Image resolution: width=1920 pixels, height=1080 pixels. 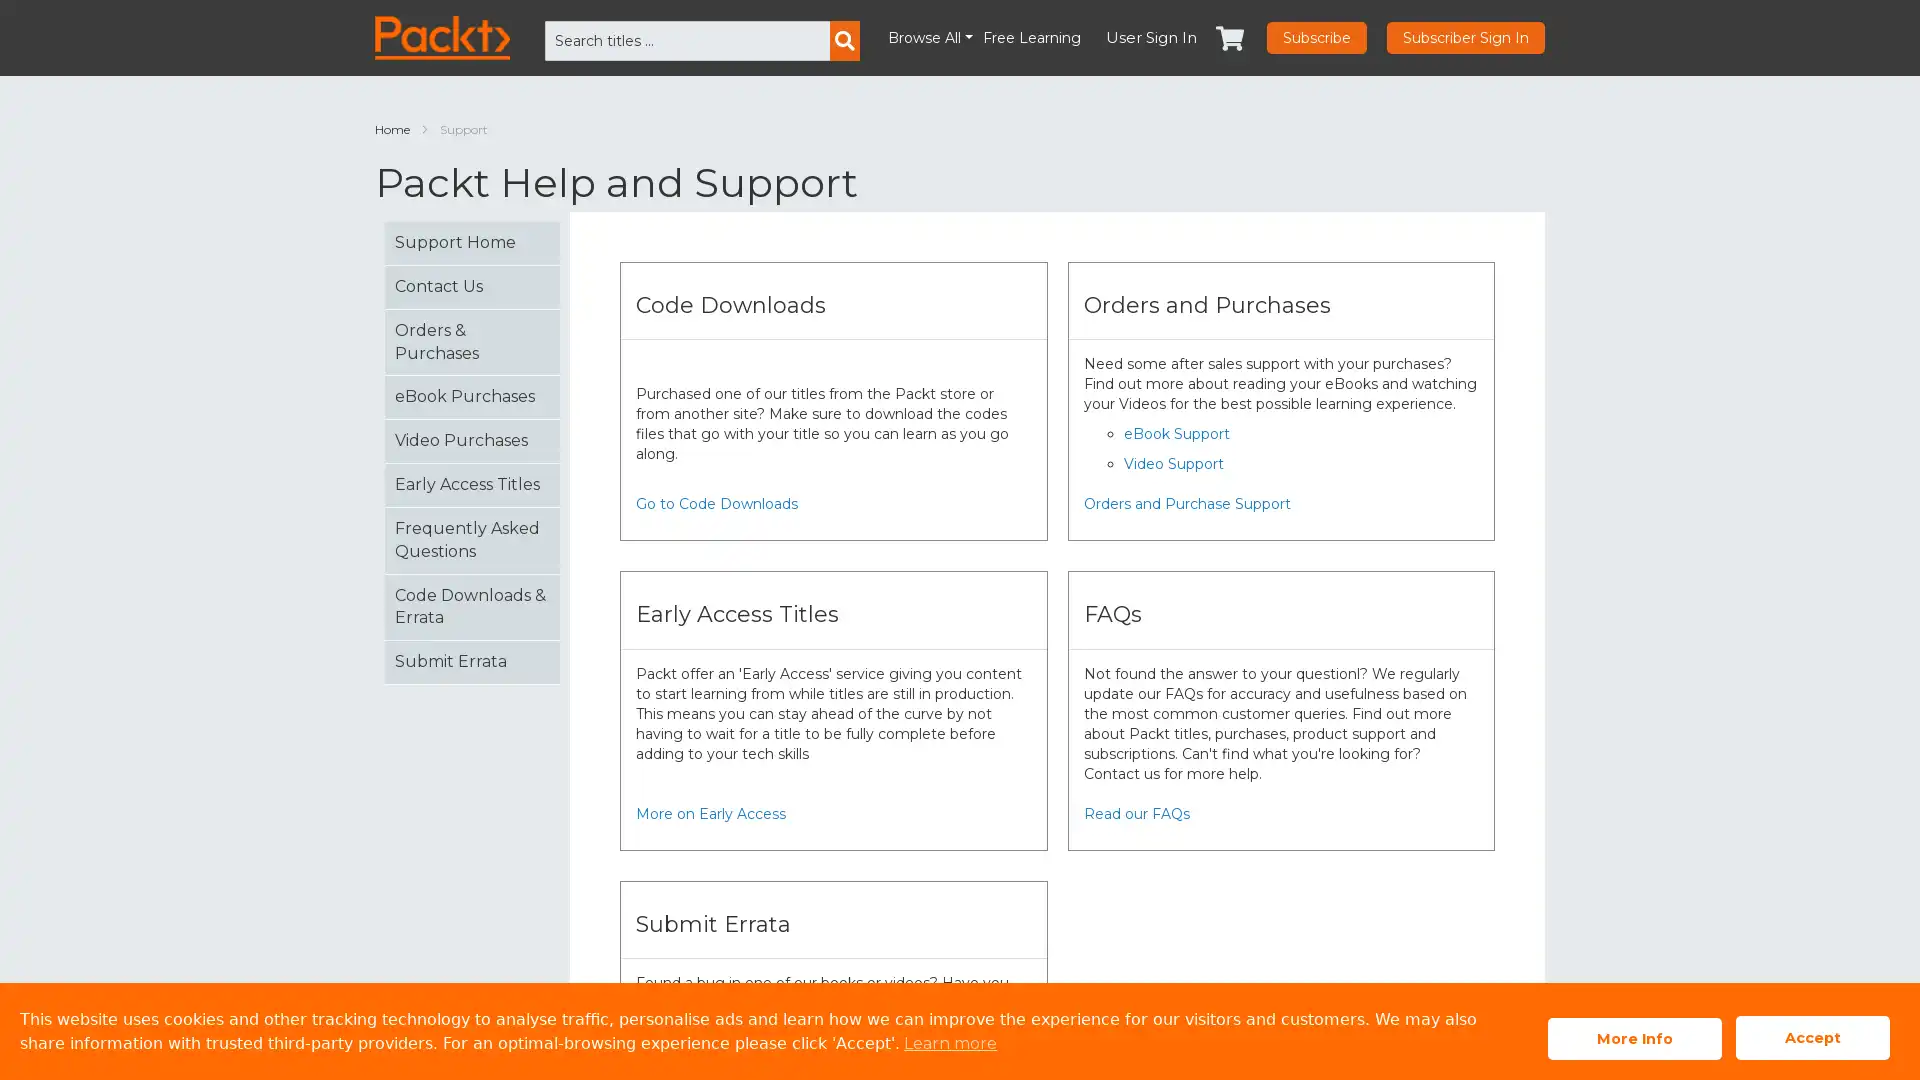 What do you see at coordinates (1635, 1037) in the screenshot?
I see `More Info` at bounding box center [1635, 1037].